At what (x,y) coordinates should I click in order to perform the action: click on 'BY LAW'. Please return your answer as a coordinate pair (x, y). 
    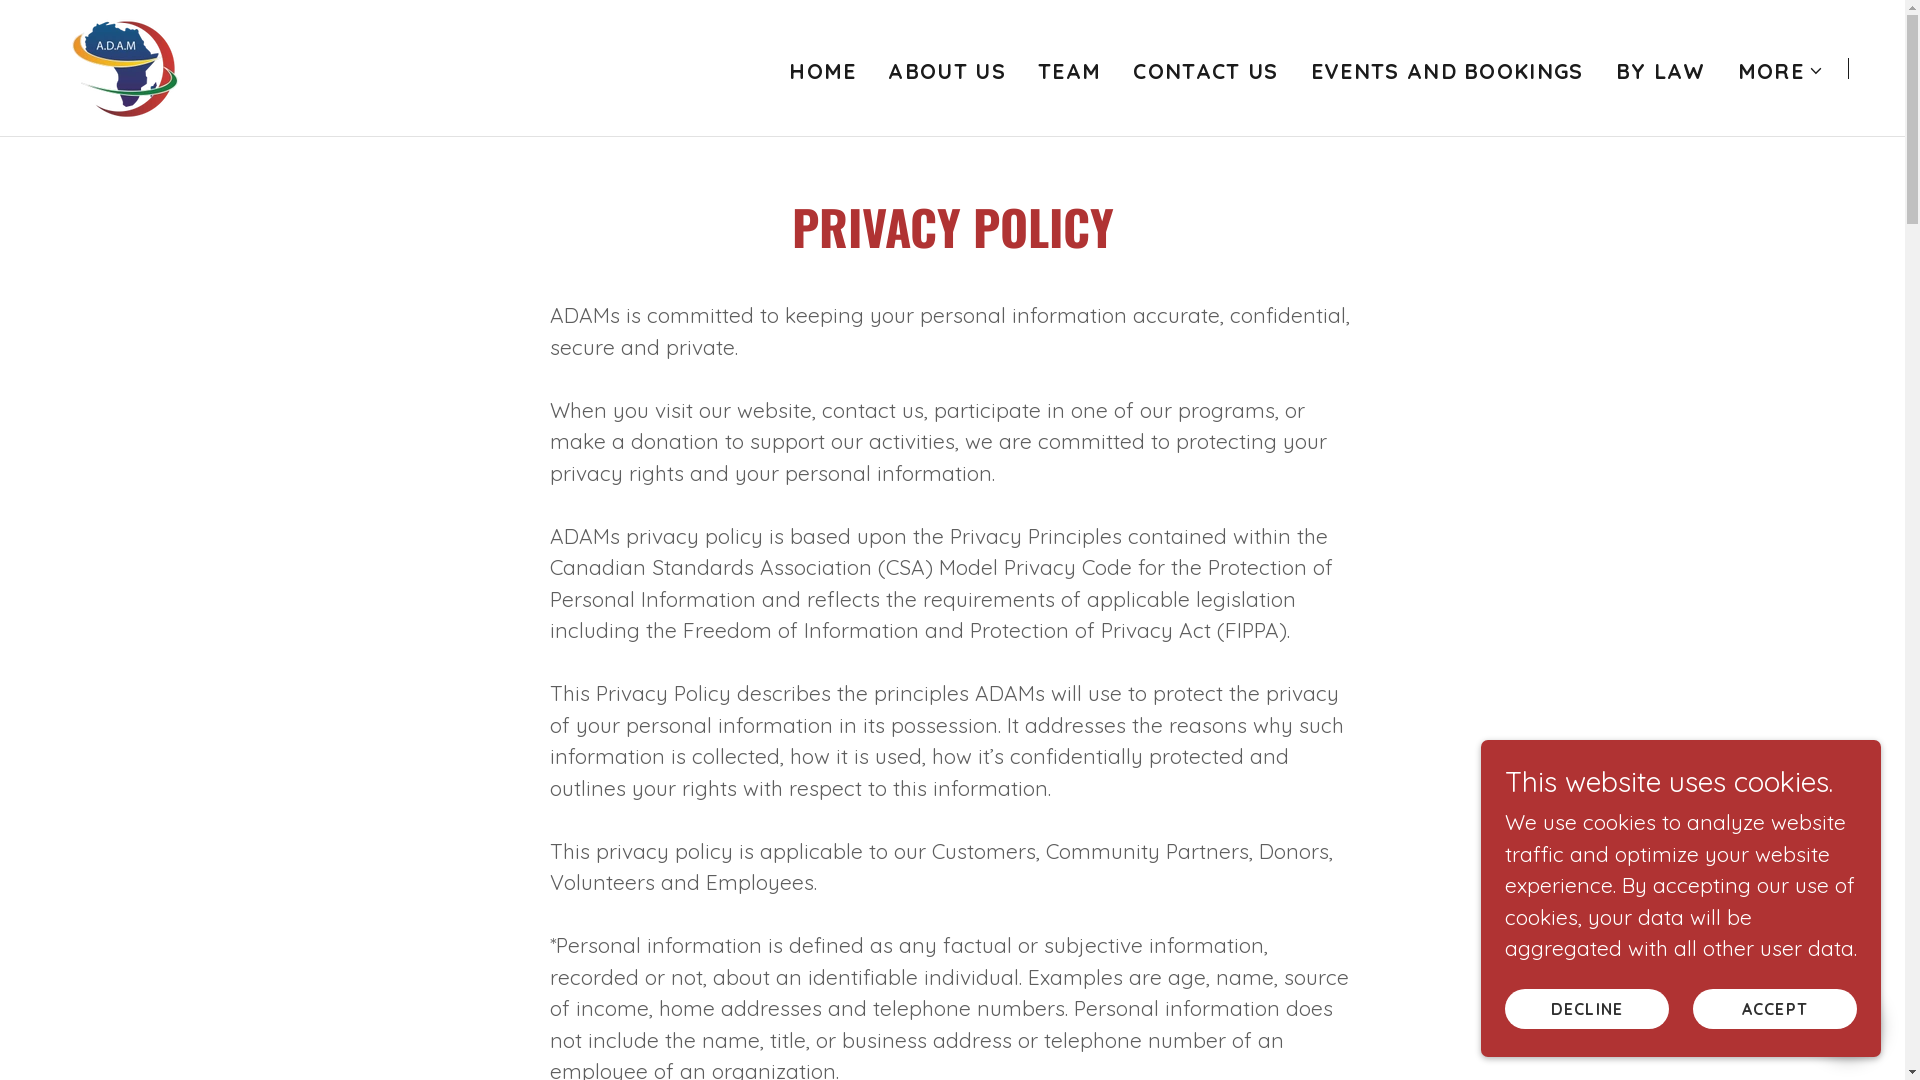
    Looking at the image, I should click on (1609, 68).